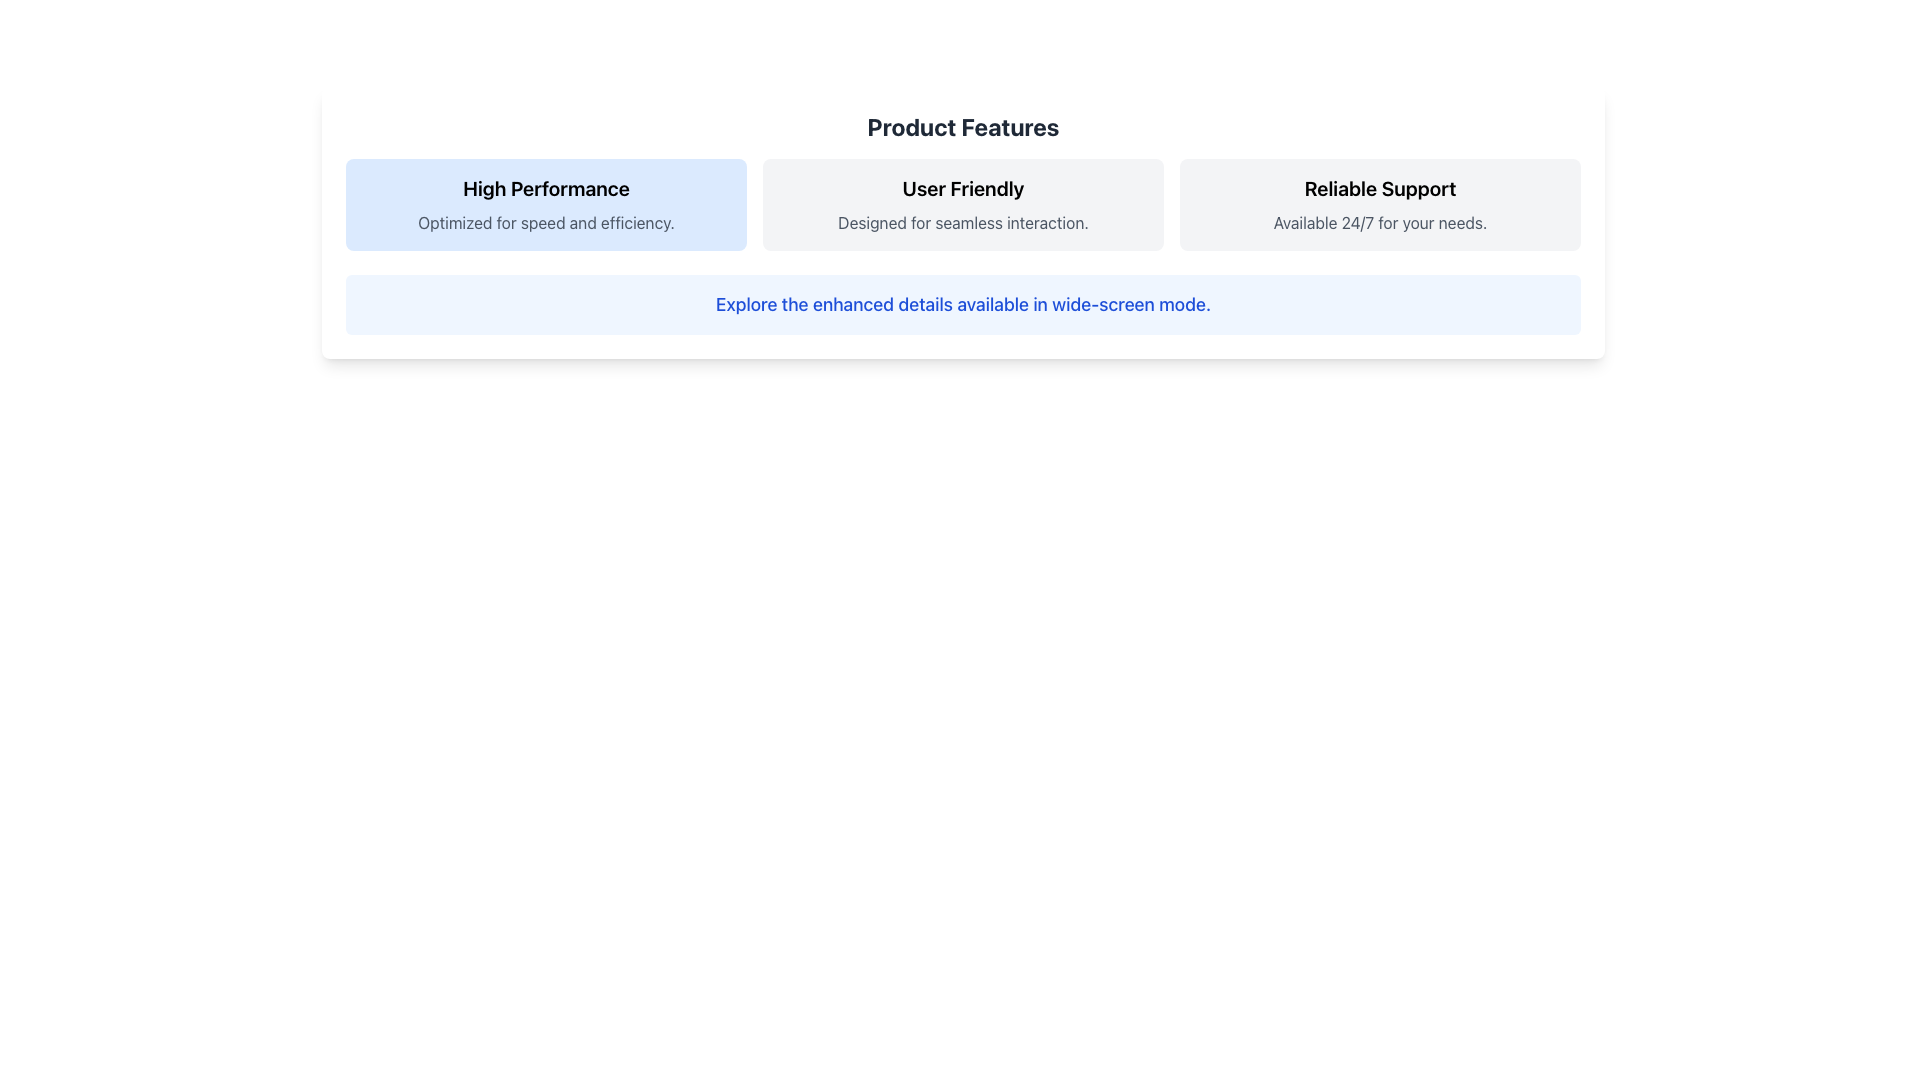 The image size is (1920, 1080). I want to click on the 'User Friendly' text label in the center card of the three horizontally aligned feature cards to prompt tooltips, so click(963, 189).